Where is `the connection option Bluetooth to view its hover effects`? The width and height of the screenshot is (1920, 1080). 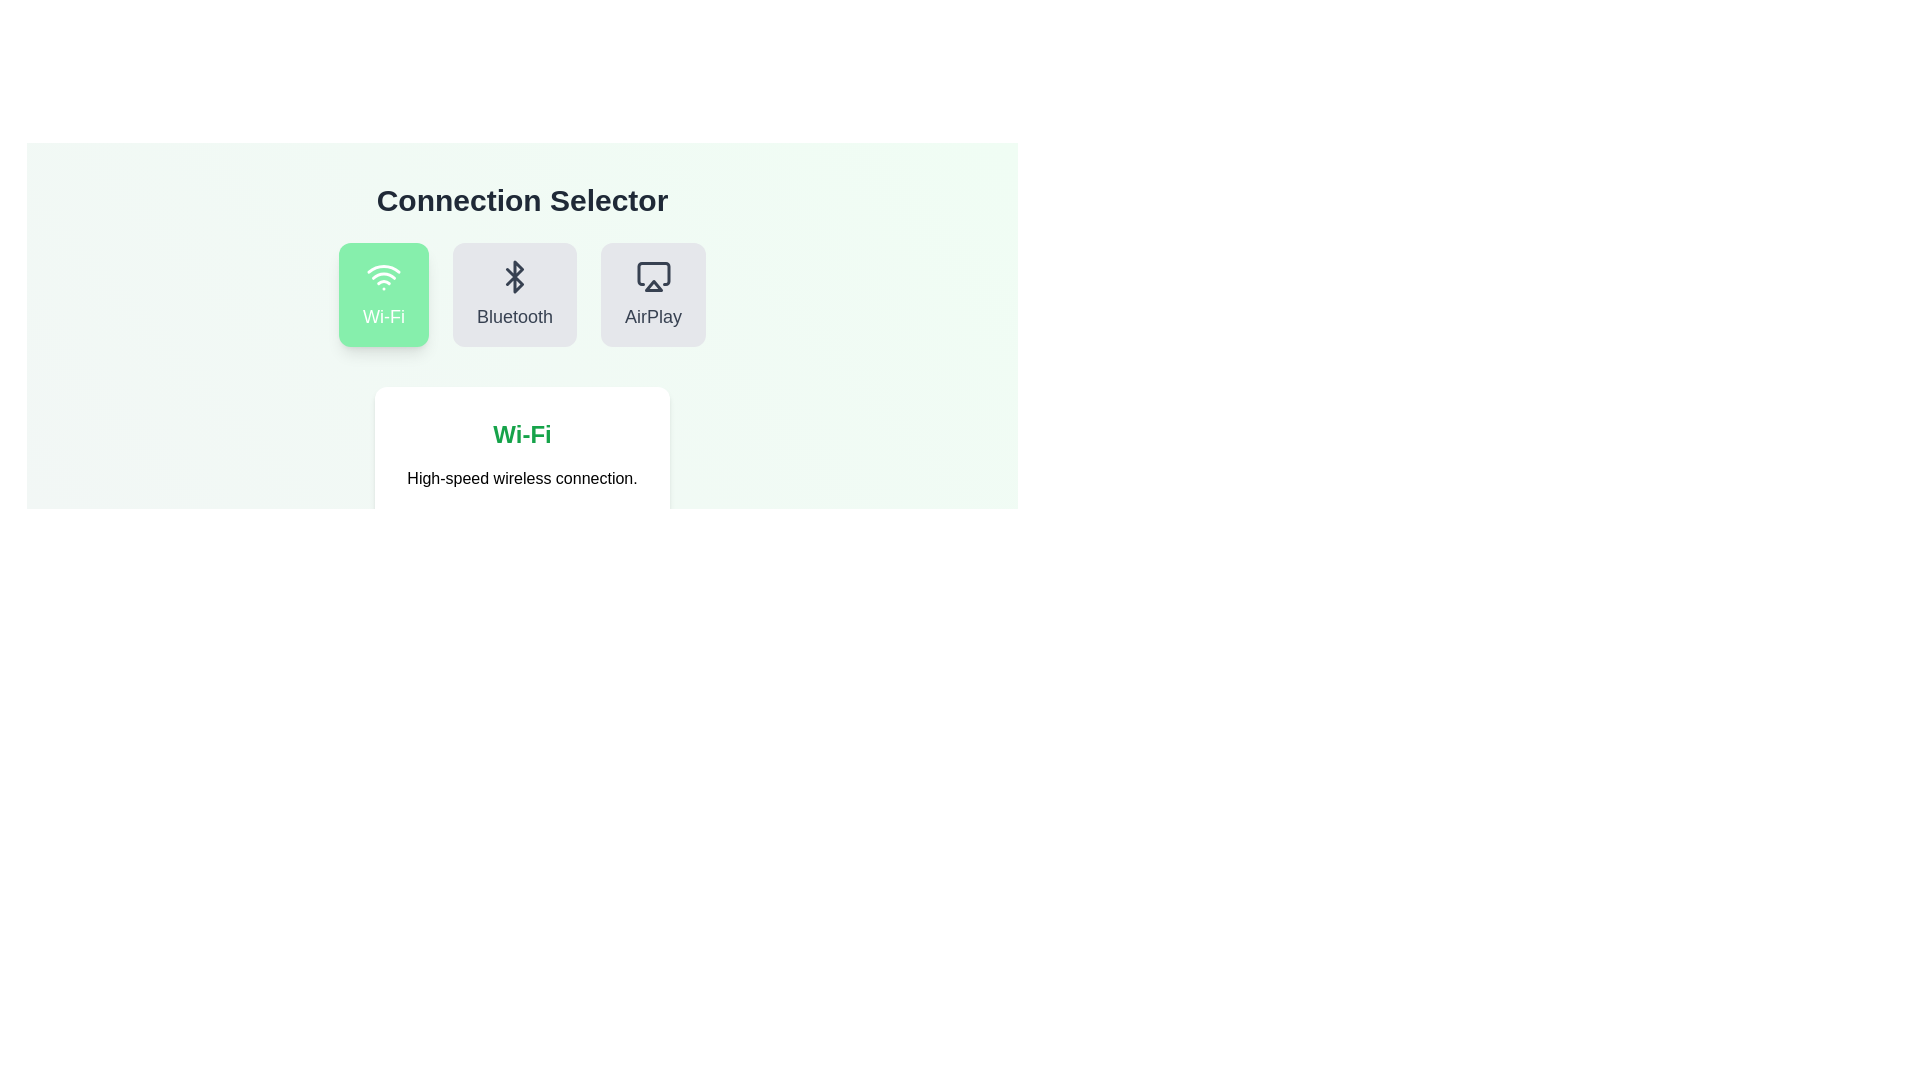
the connection option Bluetooth to view its hover effects is located at coordinates (514, 294).